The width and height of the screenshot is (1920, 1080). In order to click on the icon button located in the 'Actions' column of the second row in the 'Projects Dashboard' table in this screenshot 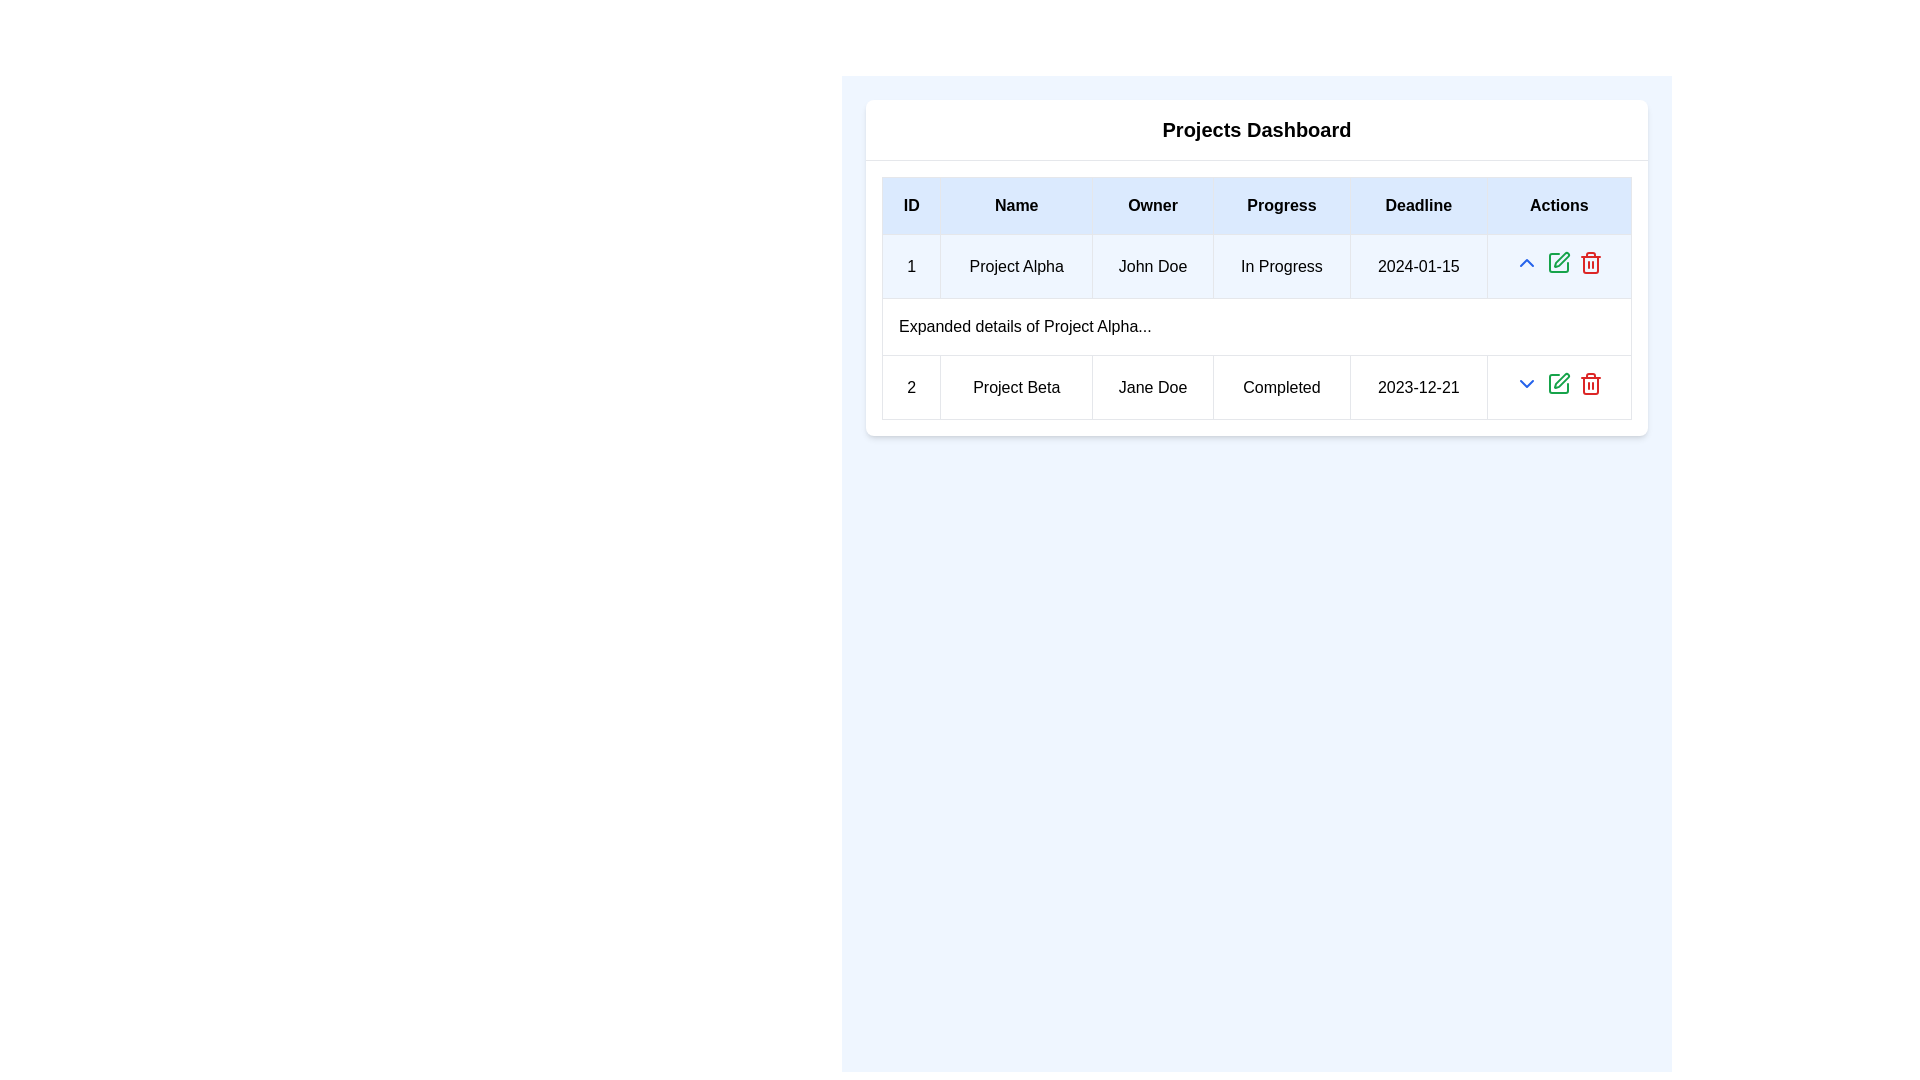, I will do `click(1558, 384)`.